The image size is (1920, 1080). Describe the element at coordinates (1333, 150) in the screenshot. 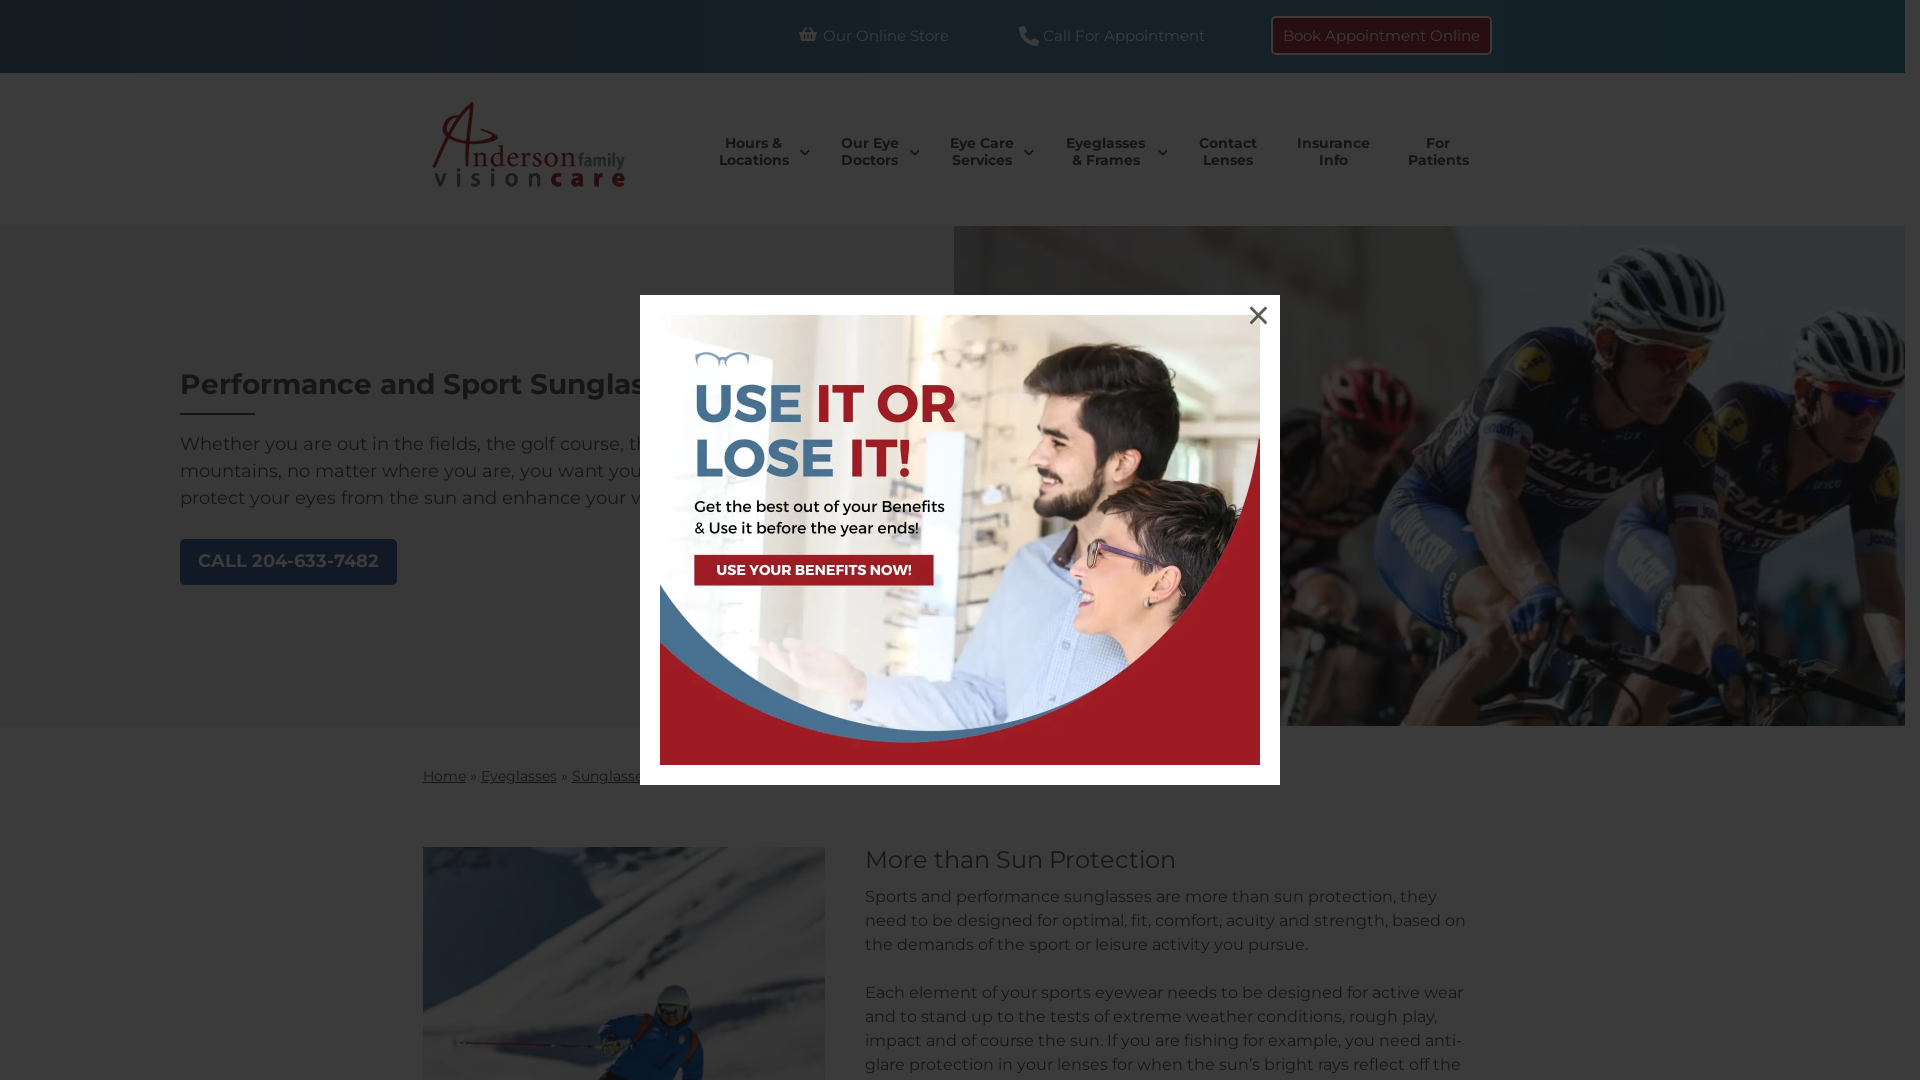

I see `'Insurance Info'` at that location.